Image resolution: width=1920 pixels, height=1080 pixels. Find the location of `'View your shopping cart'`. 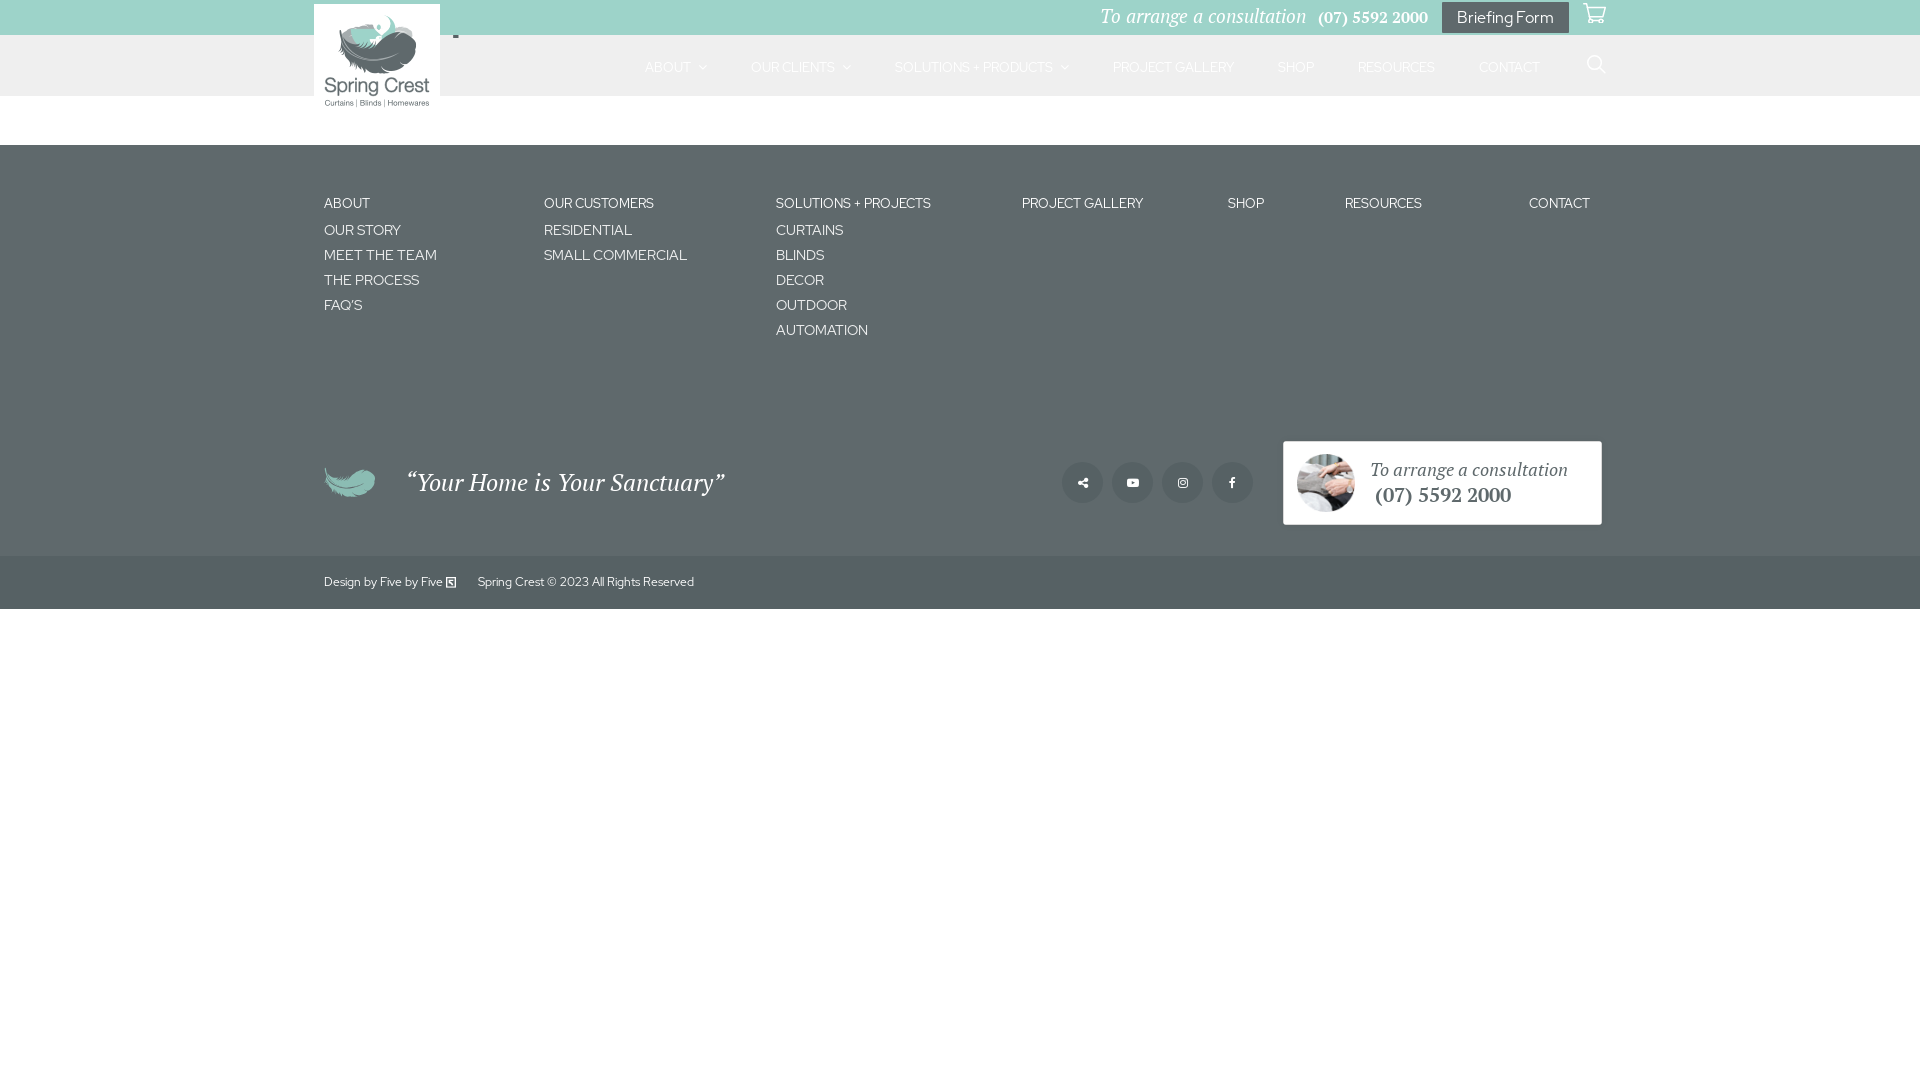

'View your shopping cart' is located at coordinates (1593, 13).